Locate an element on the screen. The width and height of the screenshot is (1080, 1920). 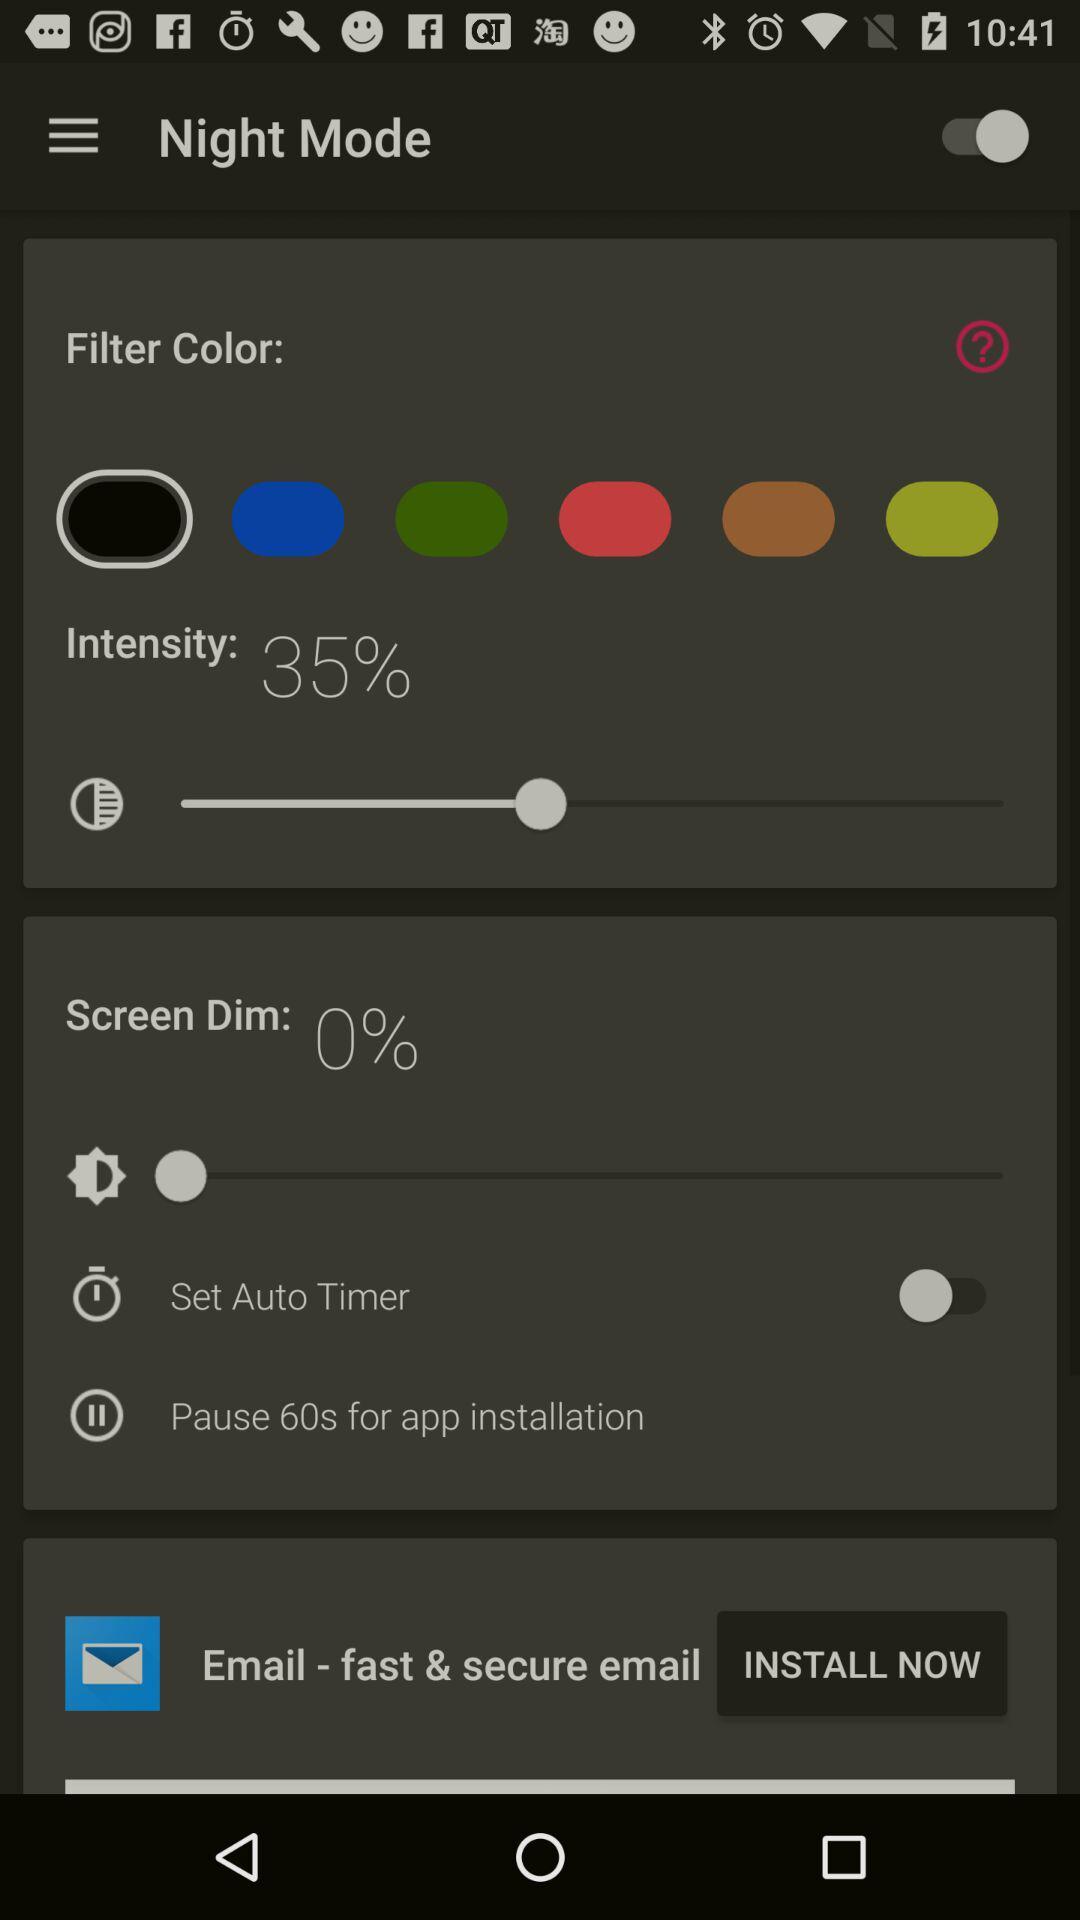
open email app is located at coordinates (112, 1663).